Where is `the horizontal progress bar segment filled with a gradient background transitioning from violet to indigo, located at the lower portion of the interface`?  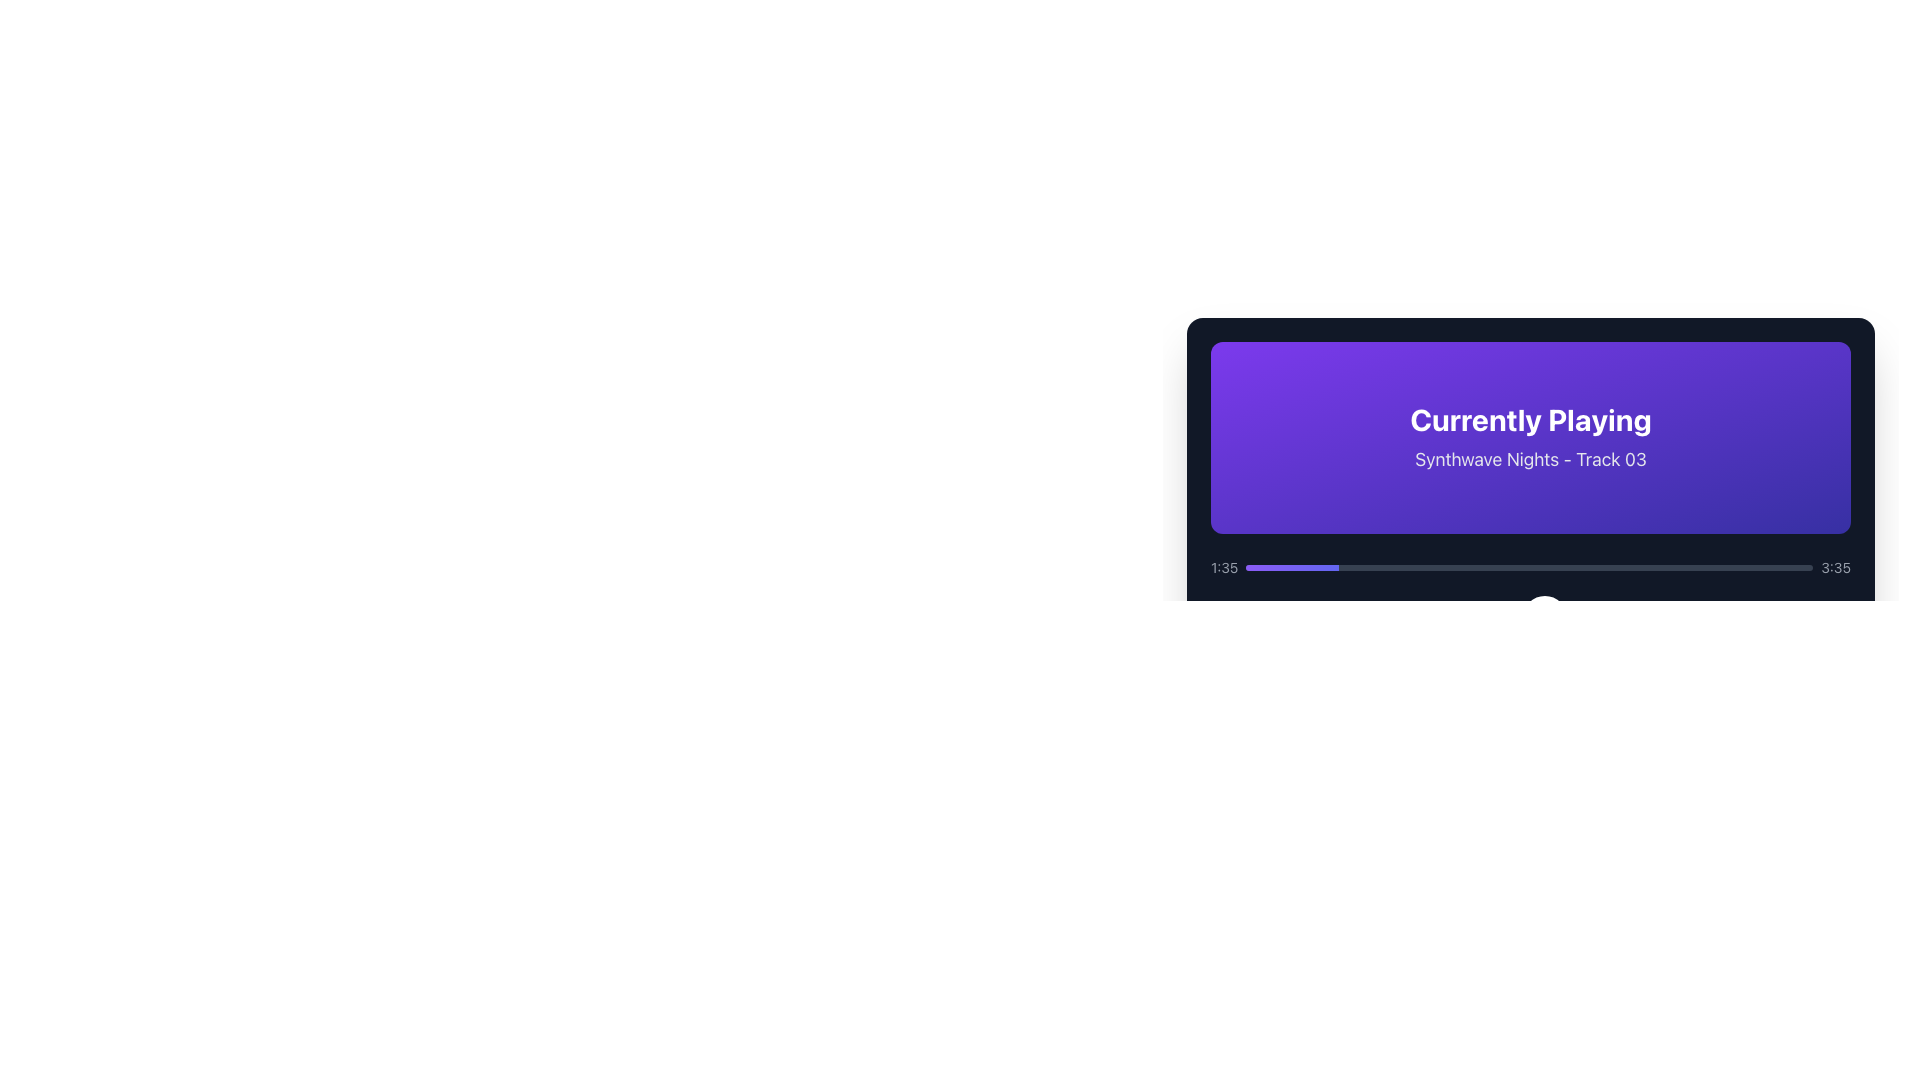
the horizontal progress bar segment filled with a gradient background transitioning from violet to indigo, located at the lower portion of the interface is located at coordinates (1292, 567).